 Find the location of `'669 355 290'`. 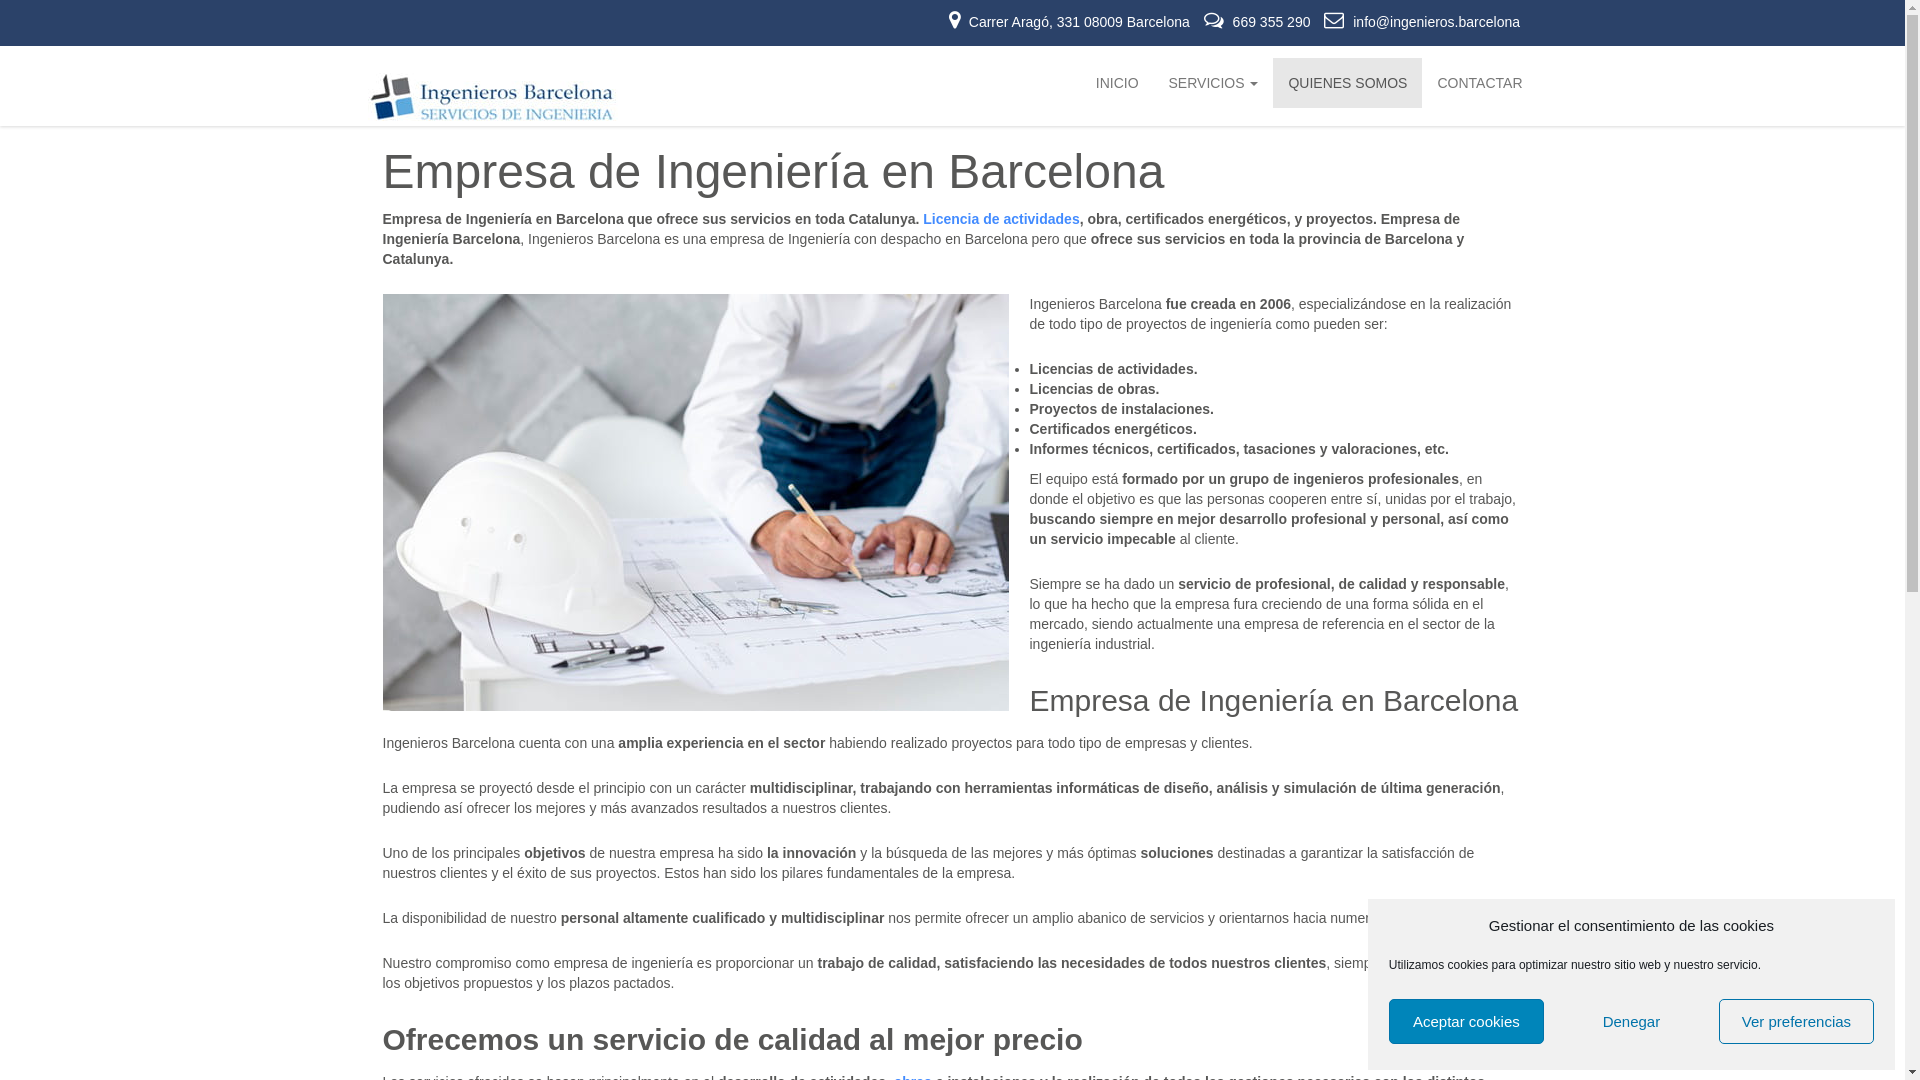

'669 355 290' is located at coordinates (1258, 22).